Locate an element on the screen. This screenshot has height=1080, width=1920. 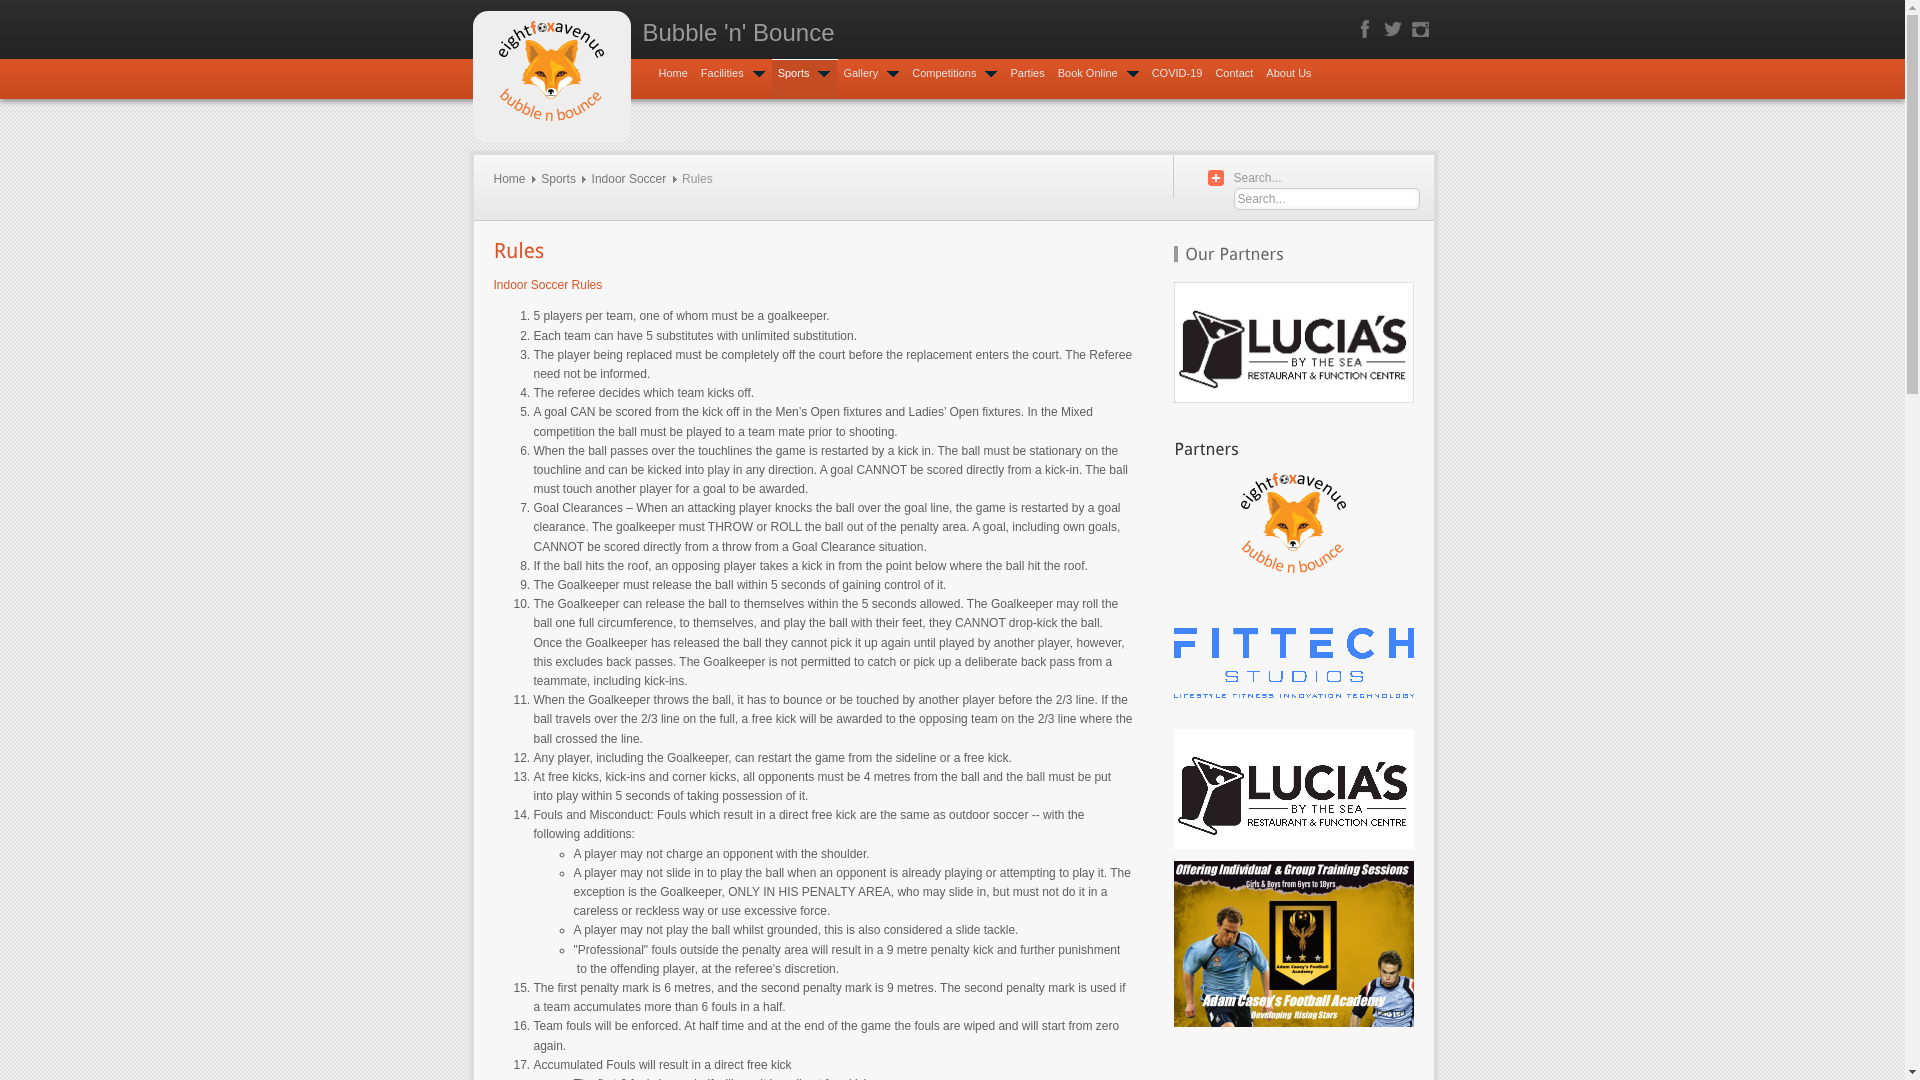
'Competitions' is located at coordinates (953, 79).